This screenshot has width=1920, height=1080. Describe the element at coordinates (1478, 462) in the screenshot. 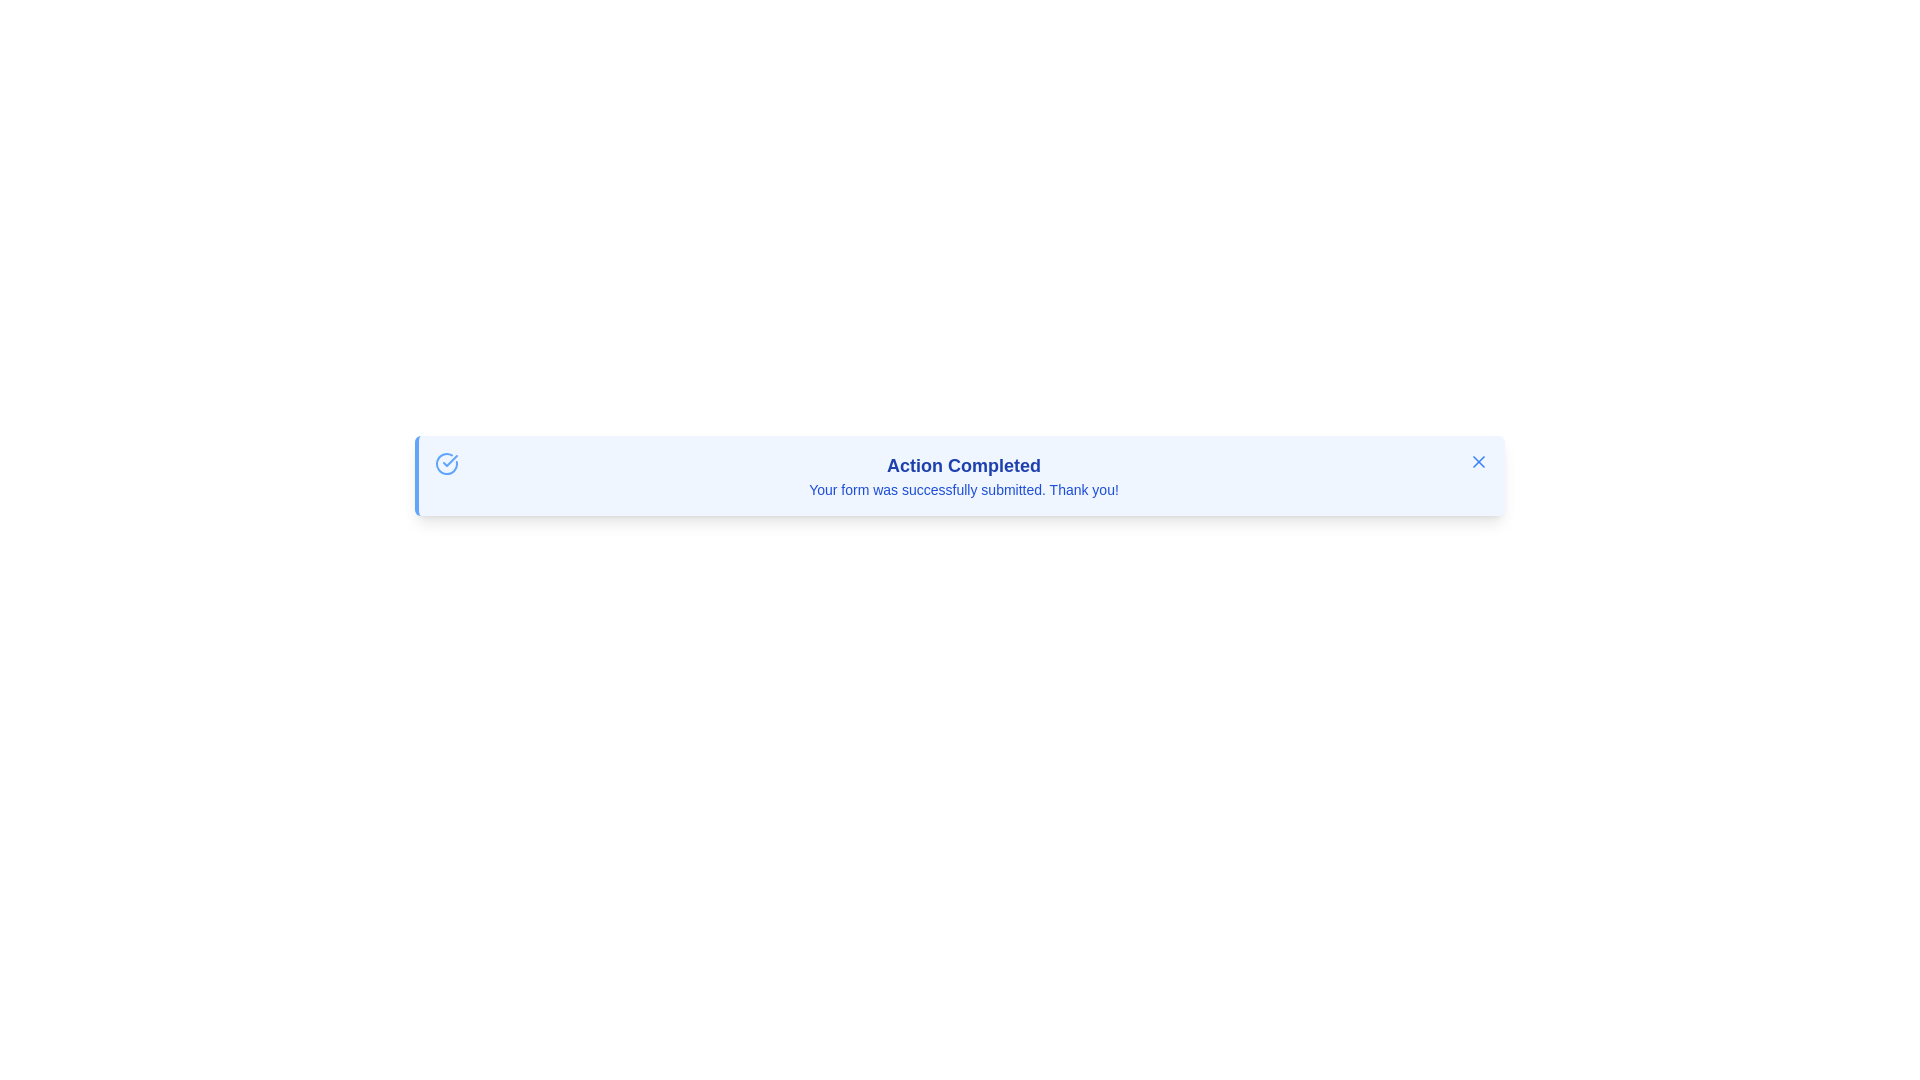

I see `the Close/Dismiss icon located in the top-right corner of the light blue notification box` at that location.